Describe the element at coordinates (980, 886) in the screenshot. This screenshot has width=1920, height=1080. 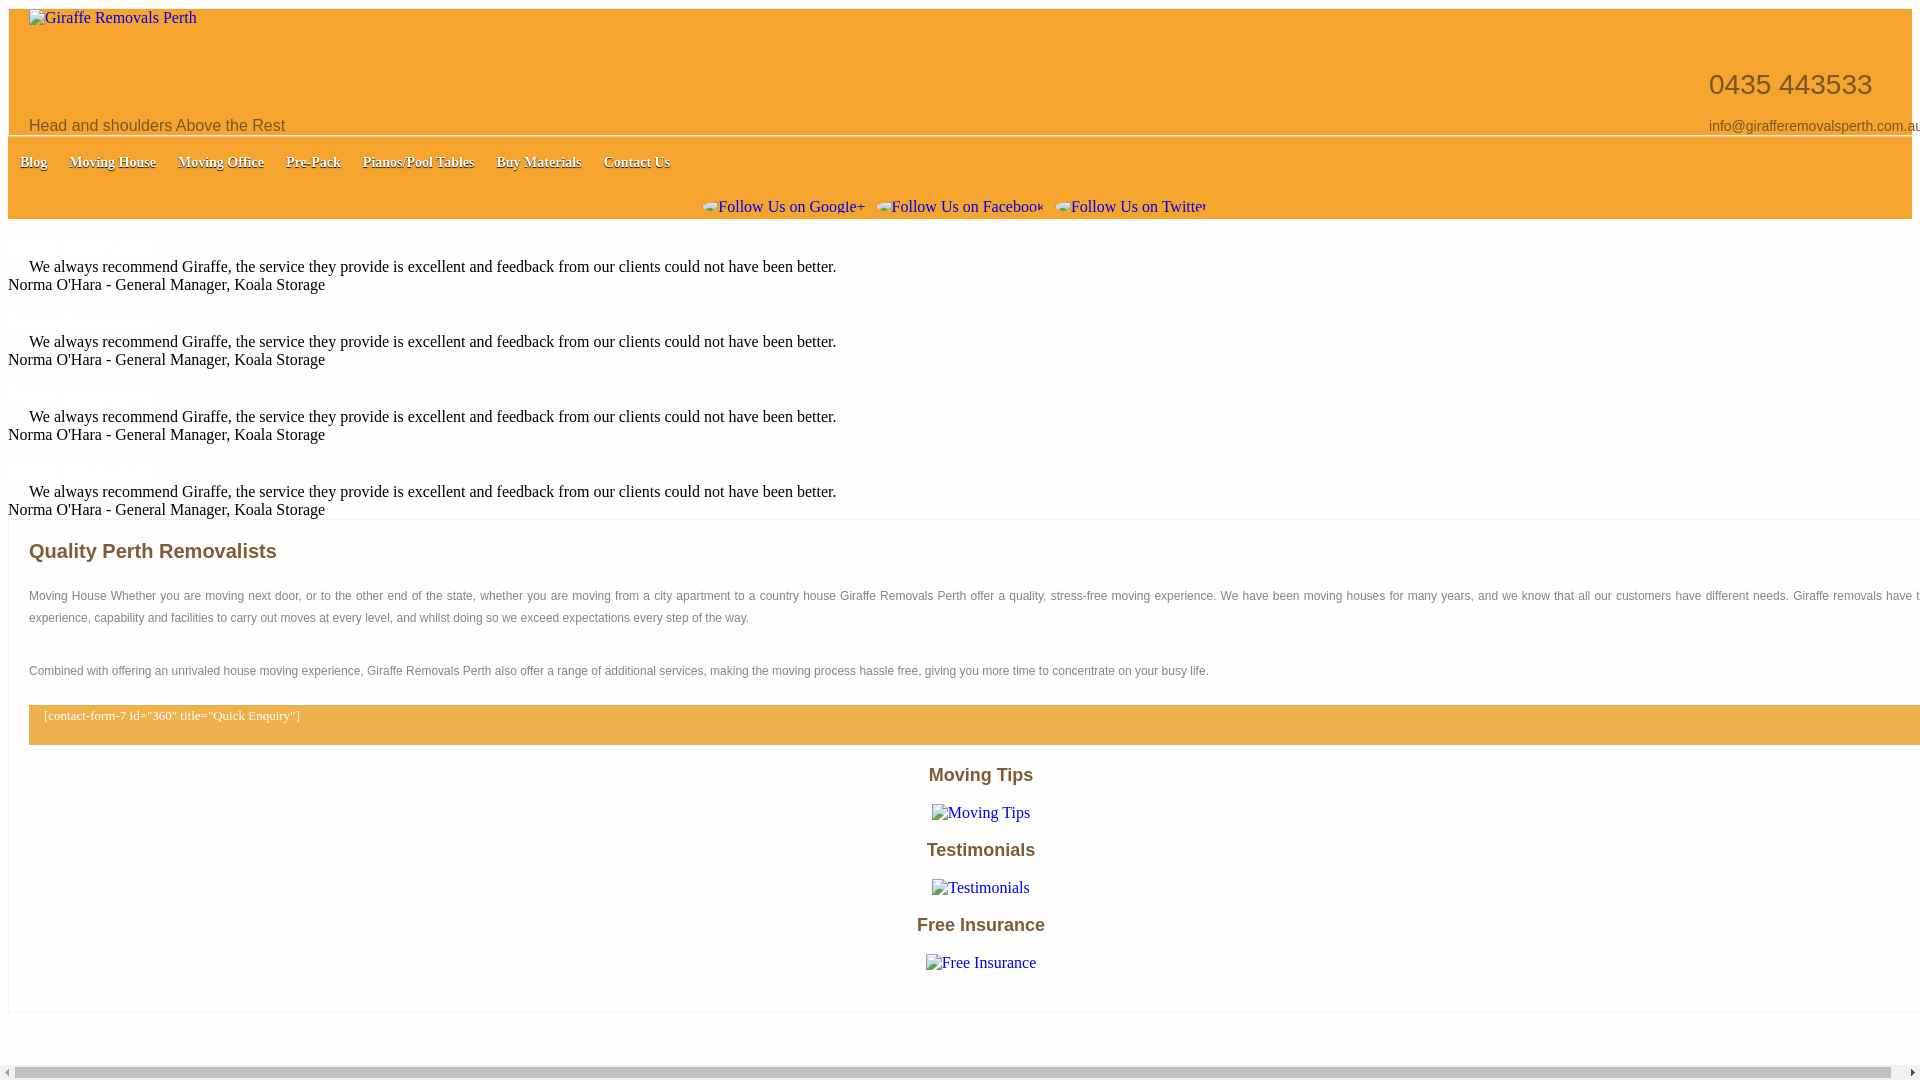
I see `'Testimonials'` at that location.